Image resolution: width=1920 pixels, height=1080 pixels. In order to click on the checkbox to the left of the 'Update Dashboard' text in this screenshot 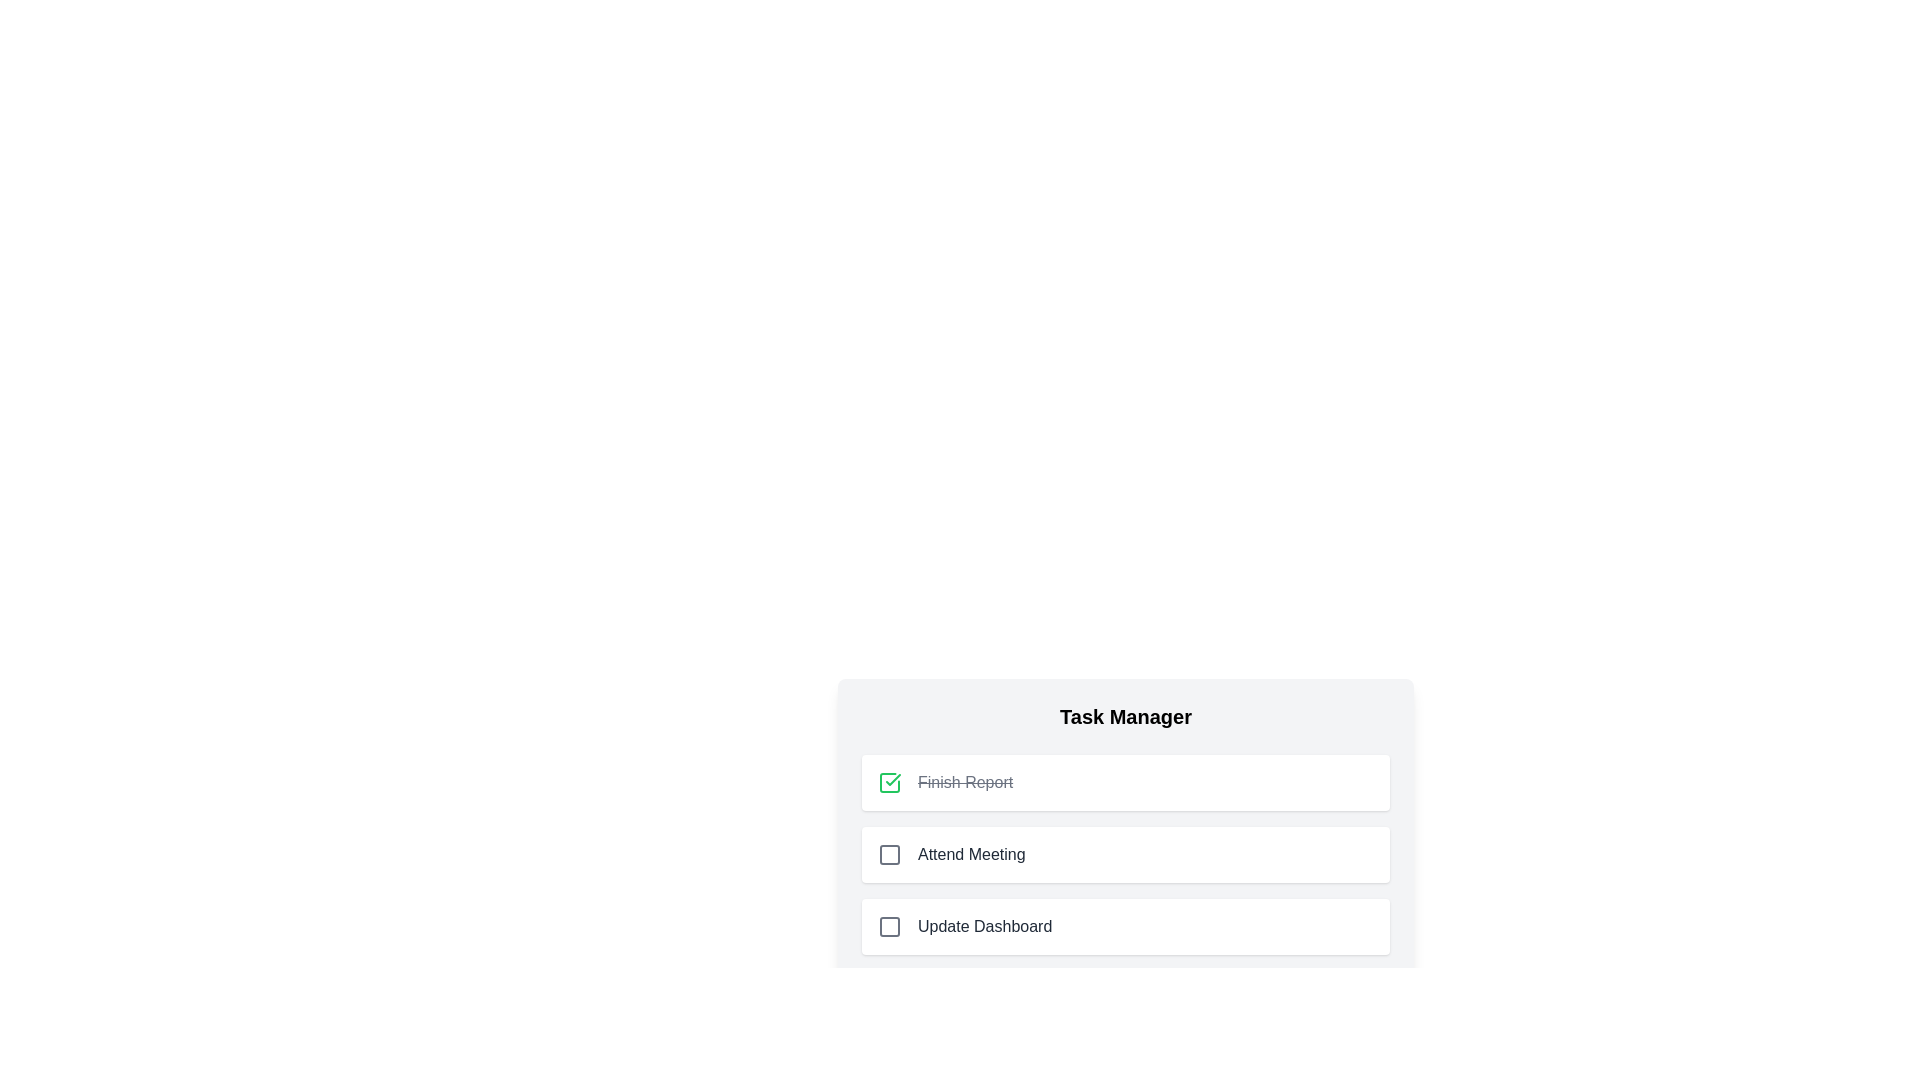, I will do `click(888, 926)`.